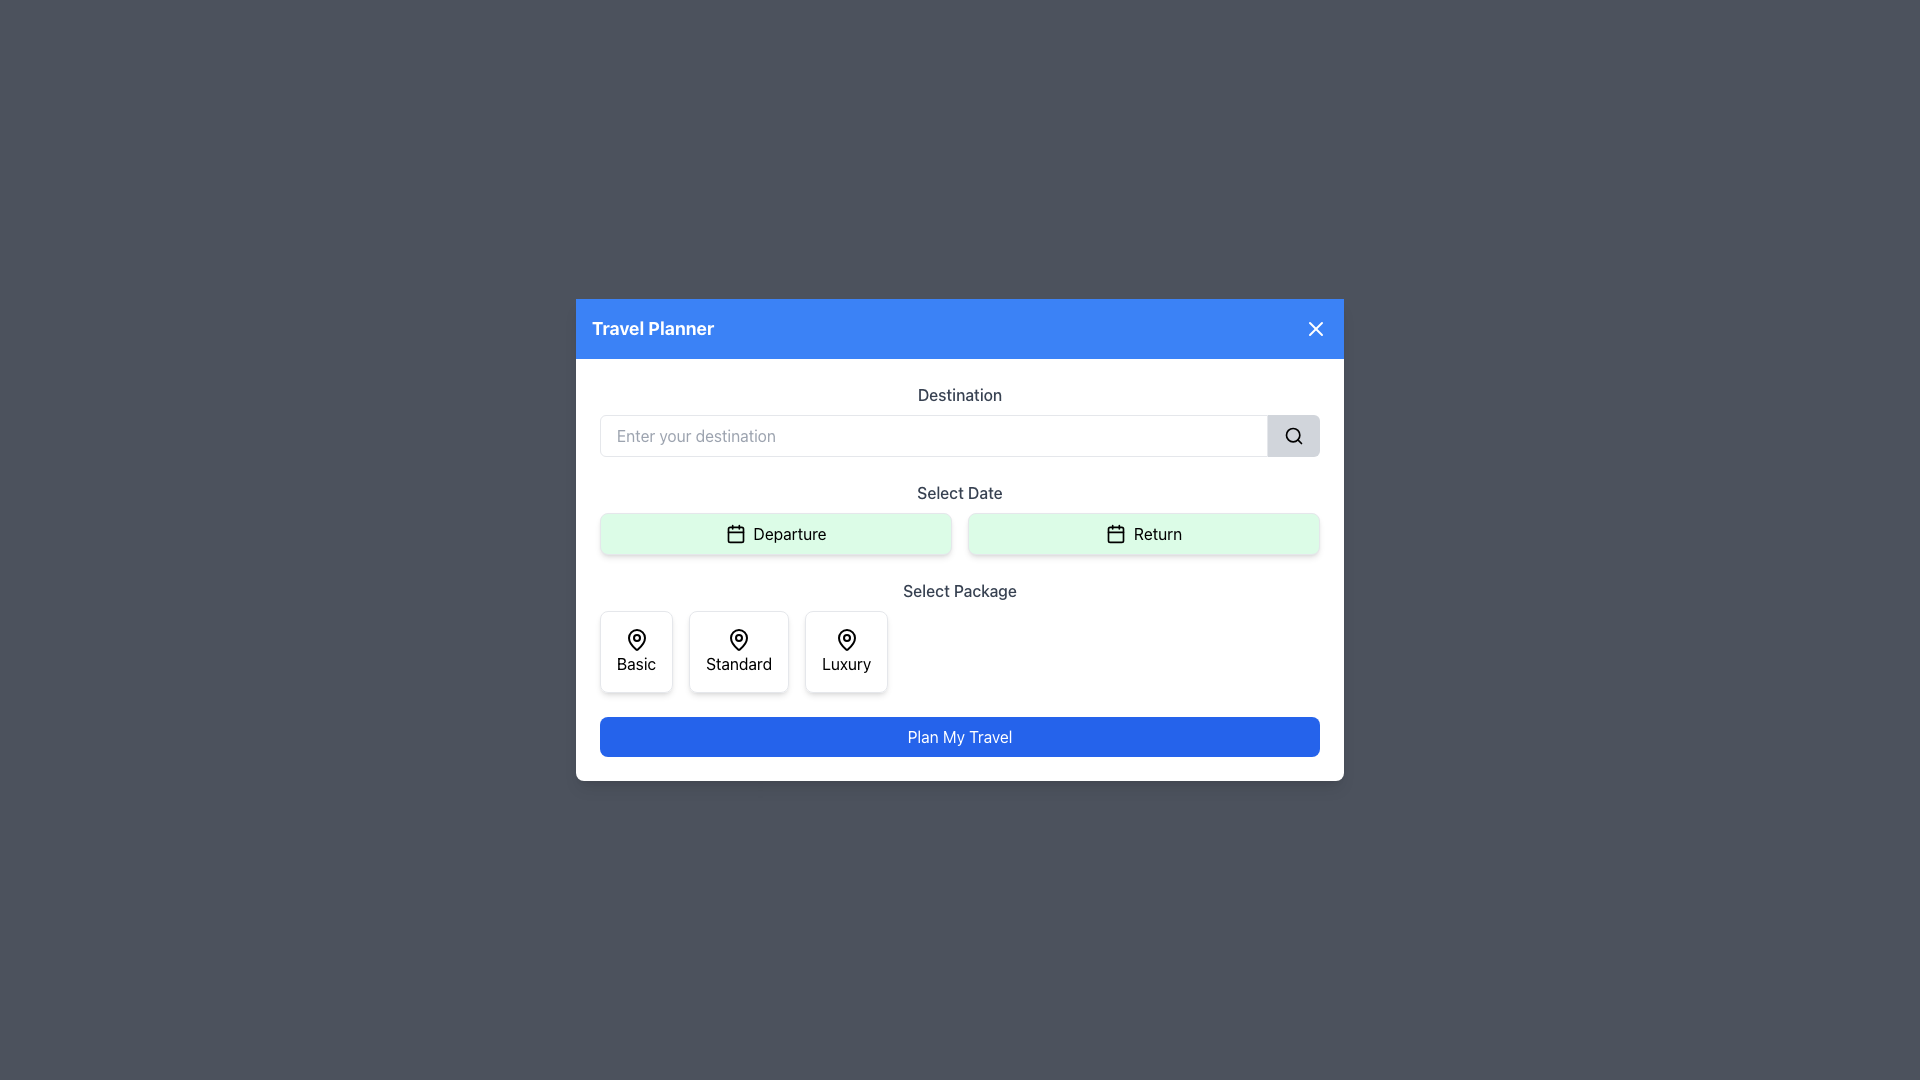 The image size is (1920, 1080). I want to click on the 'Luxury' package button located in the modal dialog under the 'Select Package' section, so click(846, 651).